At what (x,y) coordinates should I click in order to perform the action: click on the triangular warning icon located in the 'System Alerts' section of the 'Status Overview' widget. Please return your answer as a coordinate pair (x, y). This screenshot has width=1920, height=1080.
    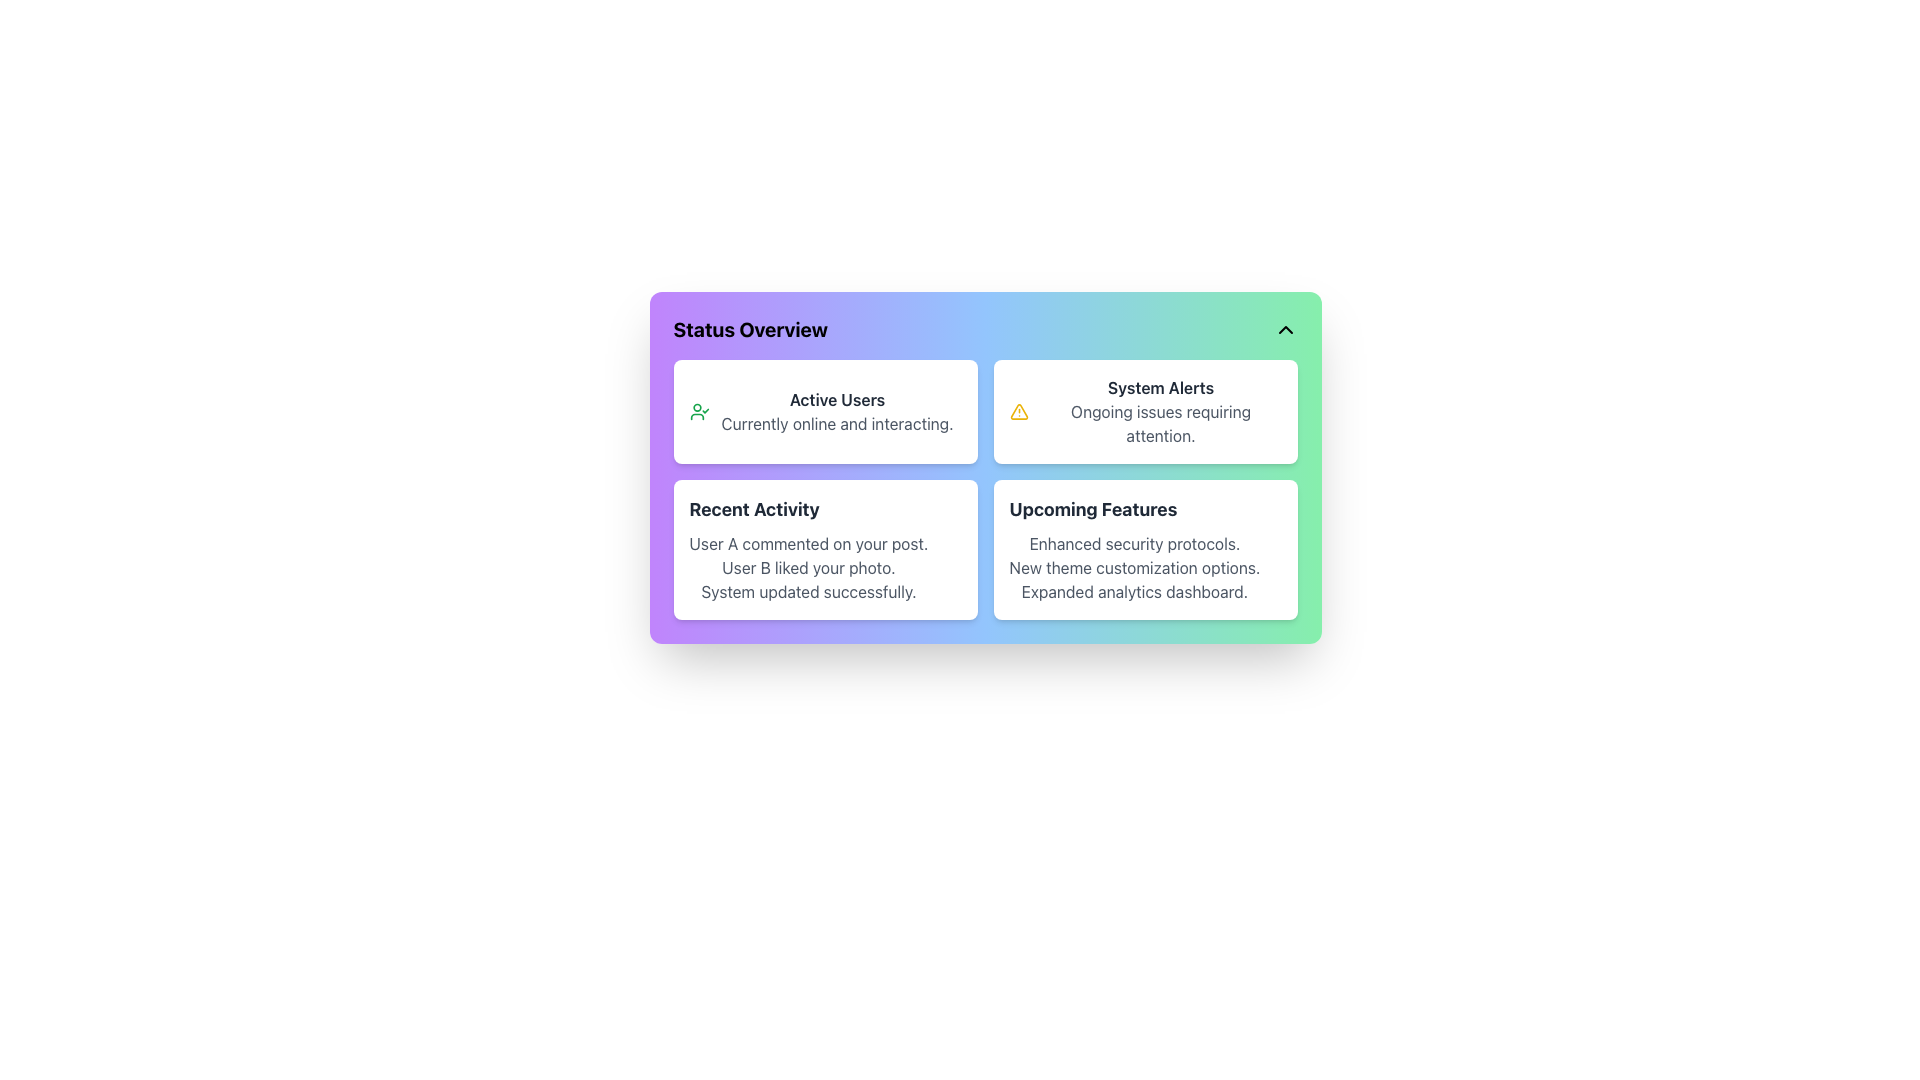
    Looking at the image, I should click on (1018, 411).